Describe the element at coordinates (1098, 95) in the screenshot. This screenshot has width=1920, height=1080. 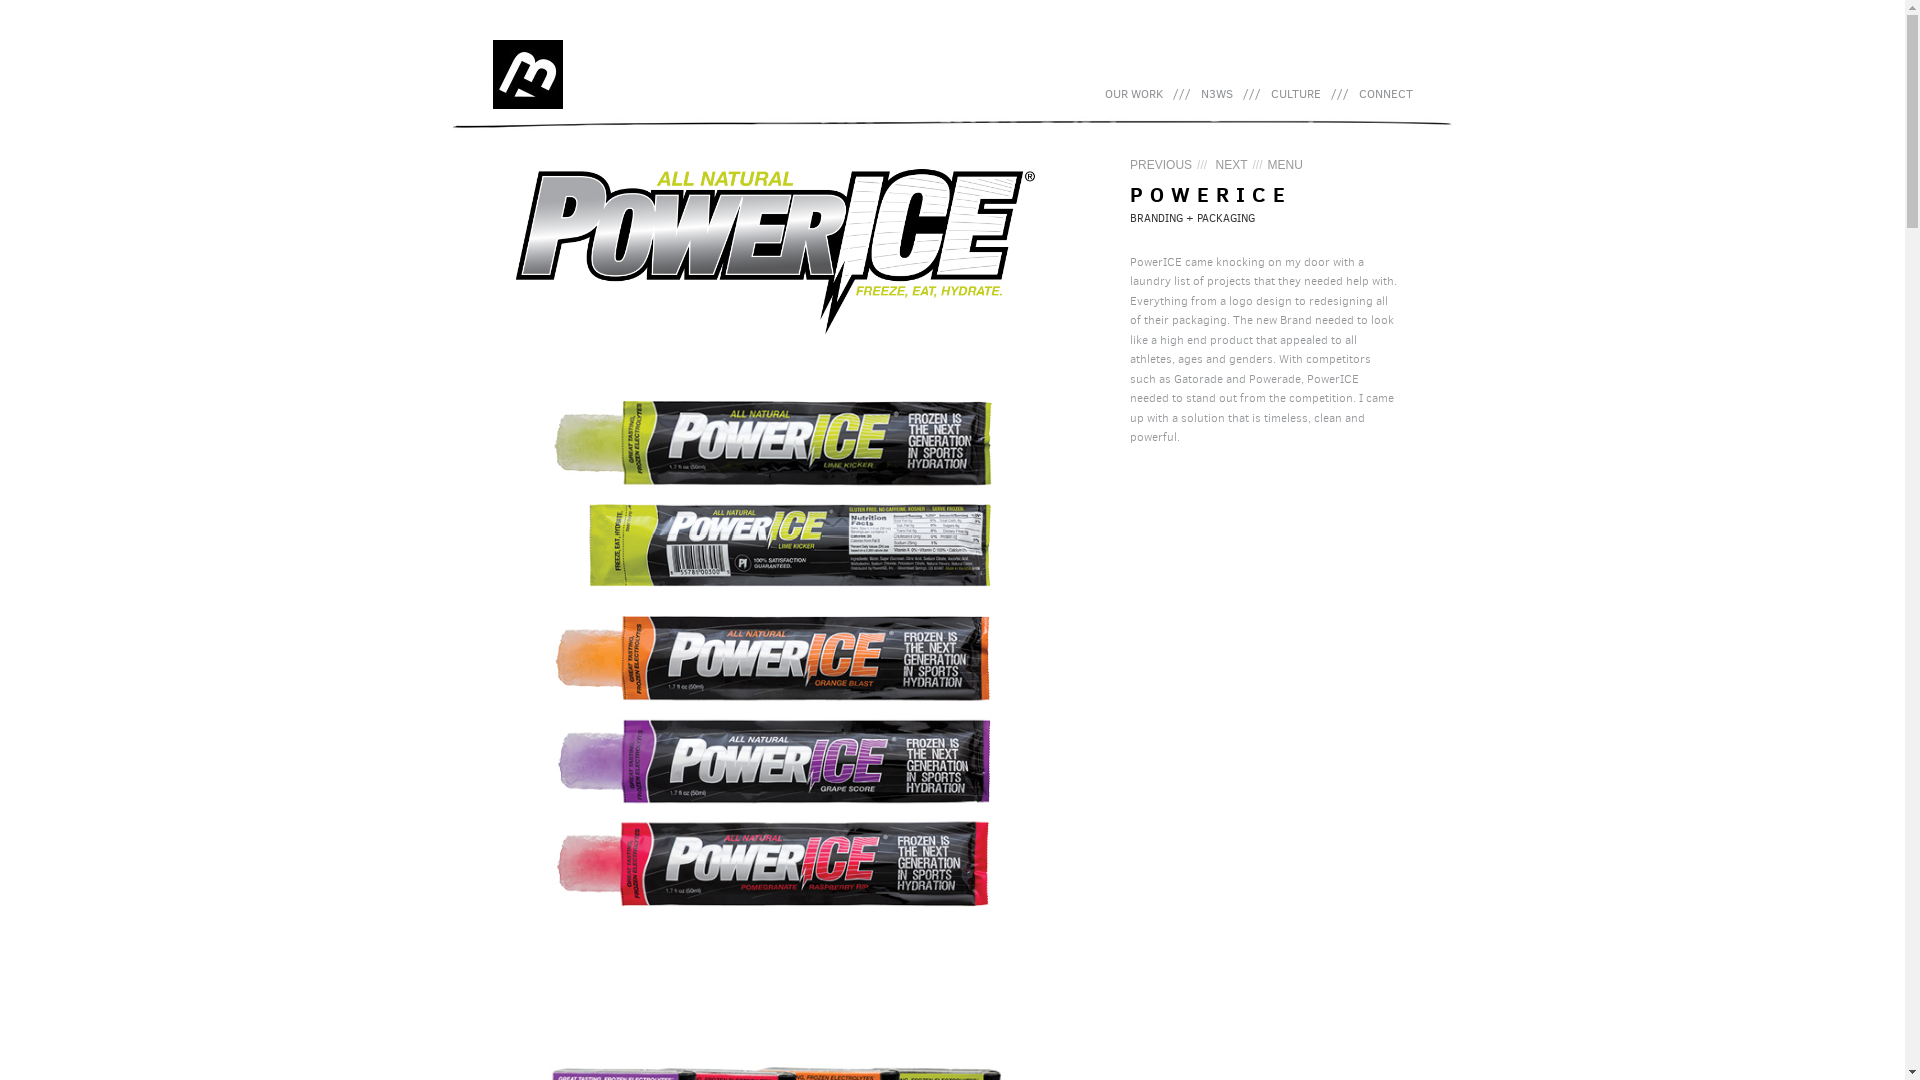
I see `'OUR WORK'` at that location.